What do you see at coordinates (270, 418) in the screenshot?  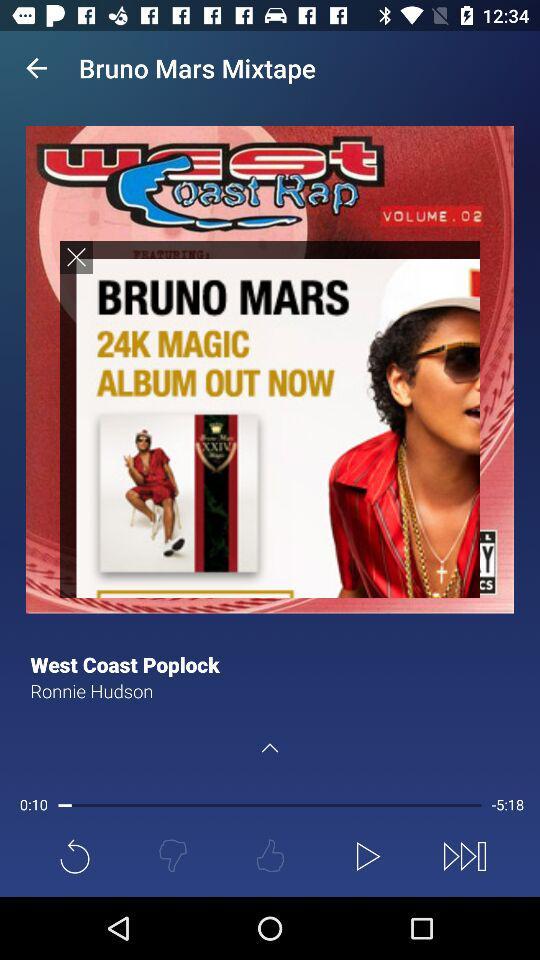 I see `see album` at bounding box center [270, 418].